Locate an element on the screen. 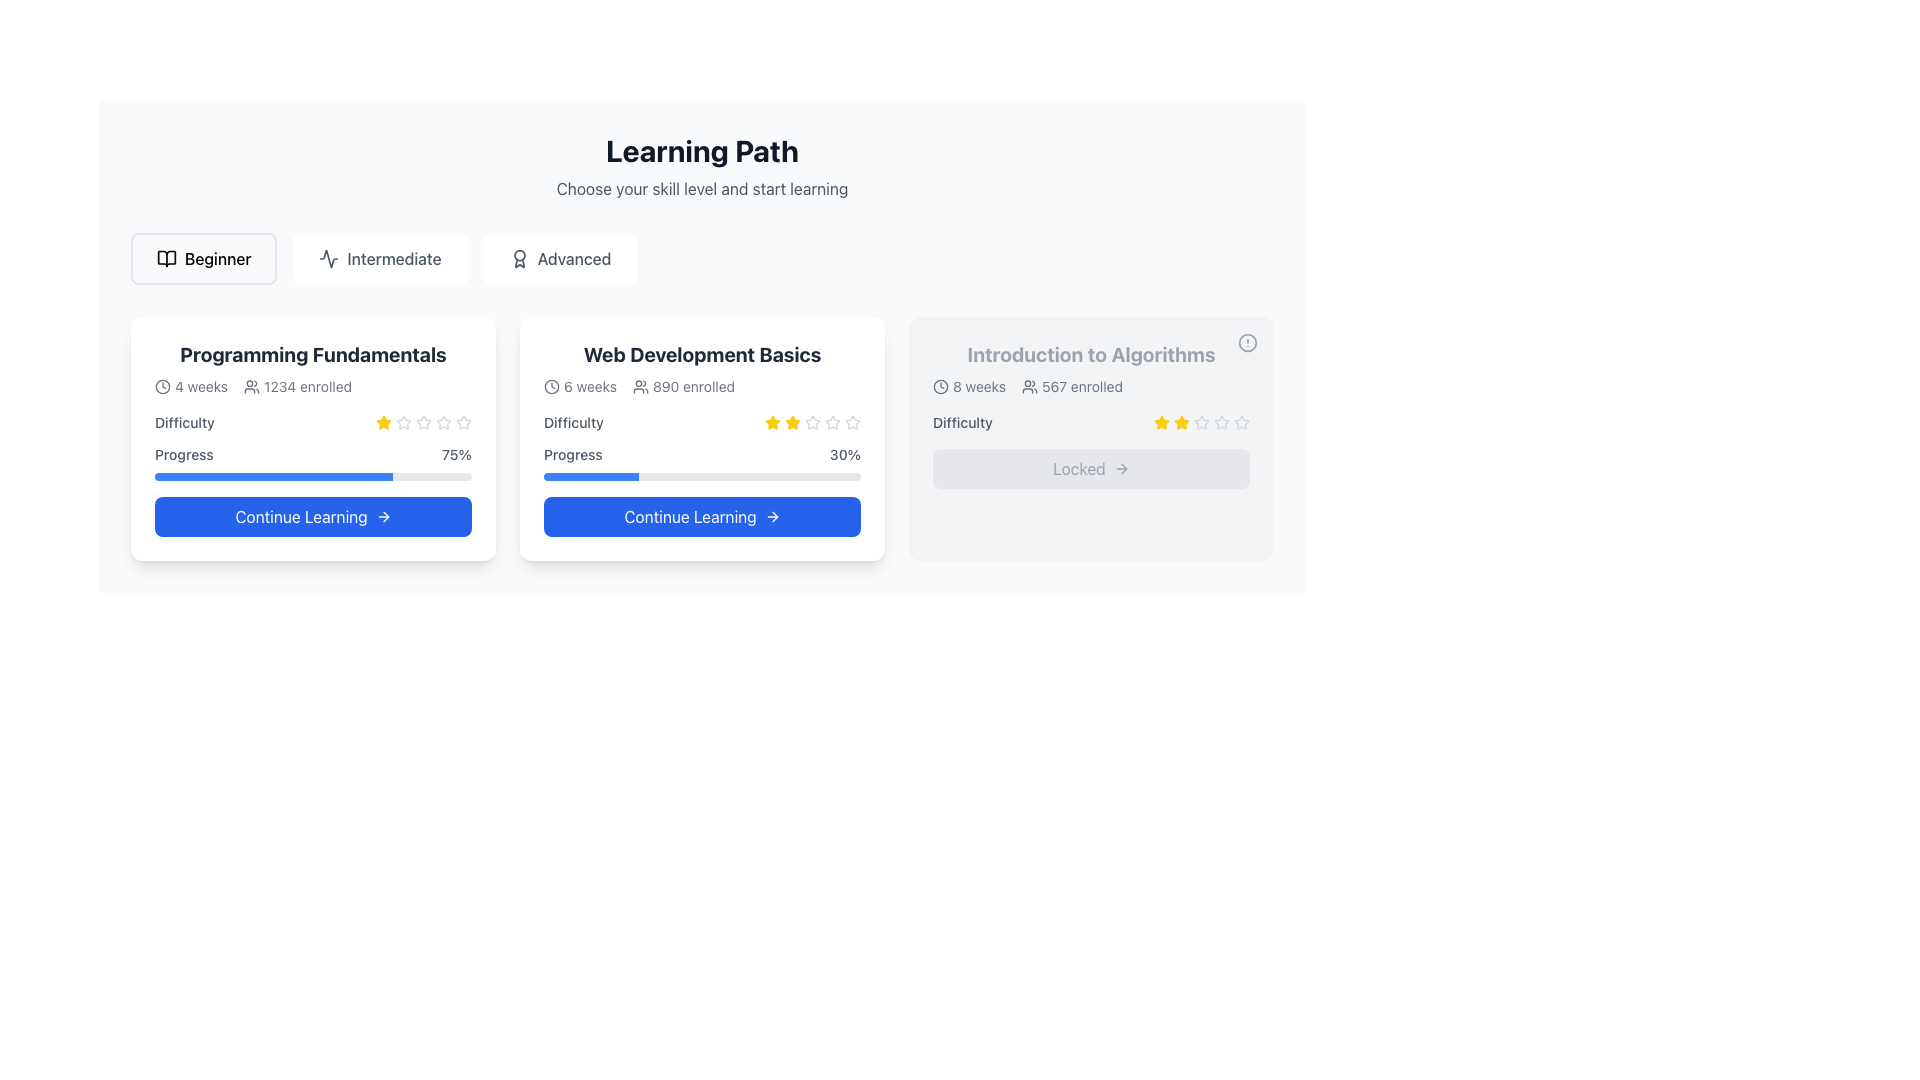  the 'Continue' button located at the bottom-center of the 'Web Development Basics' content card is located at coordinates (702, 515).